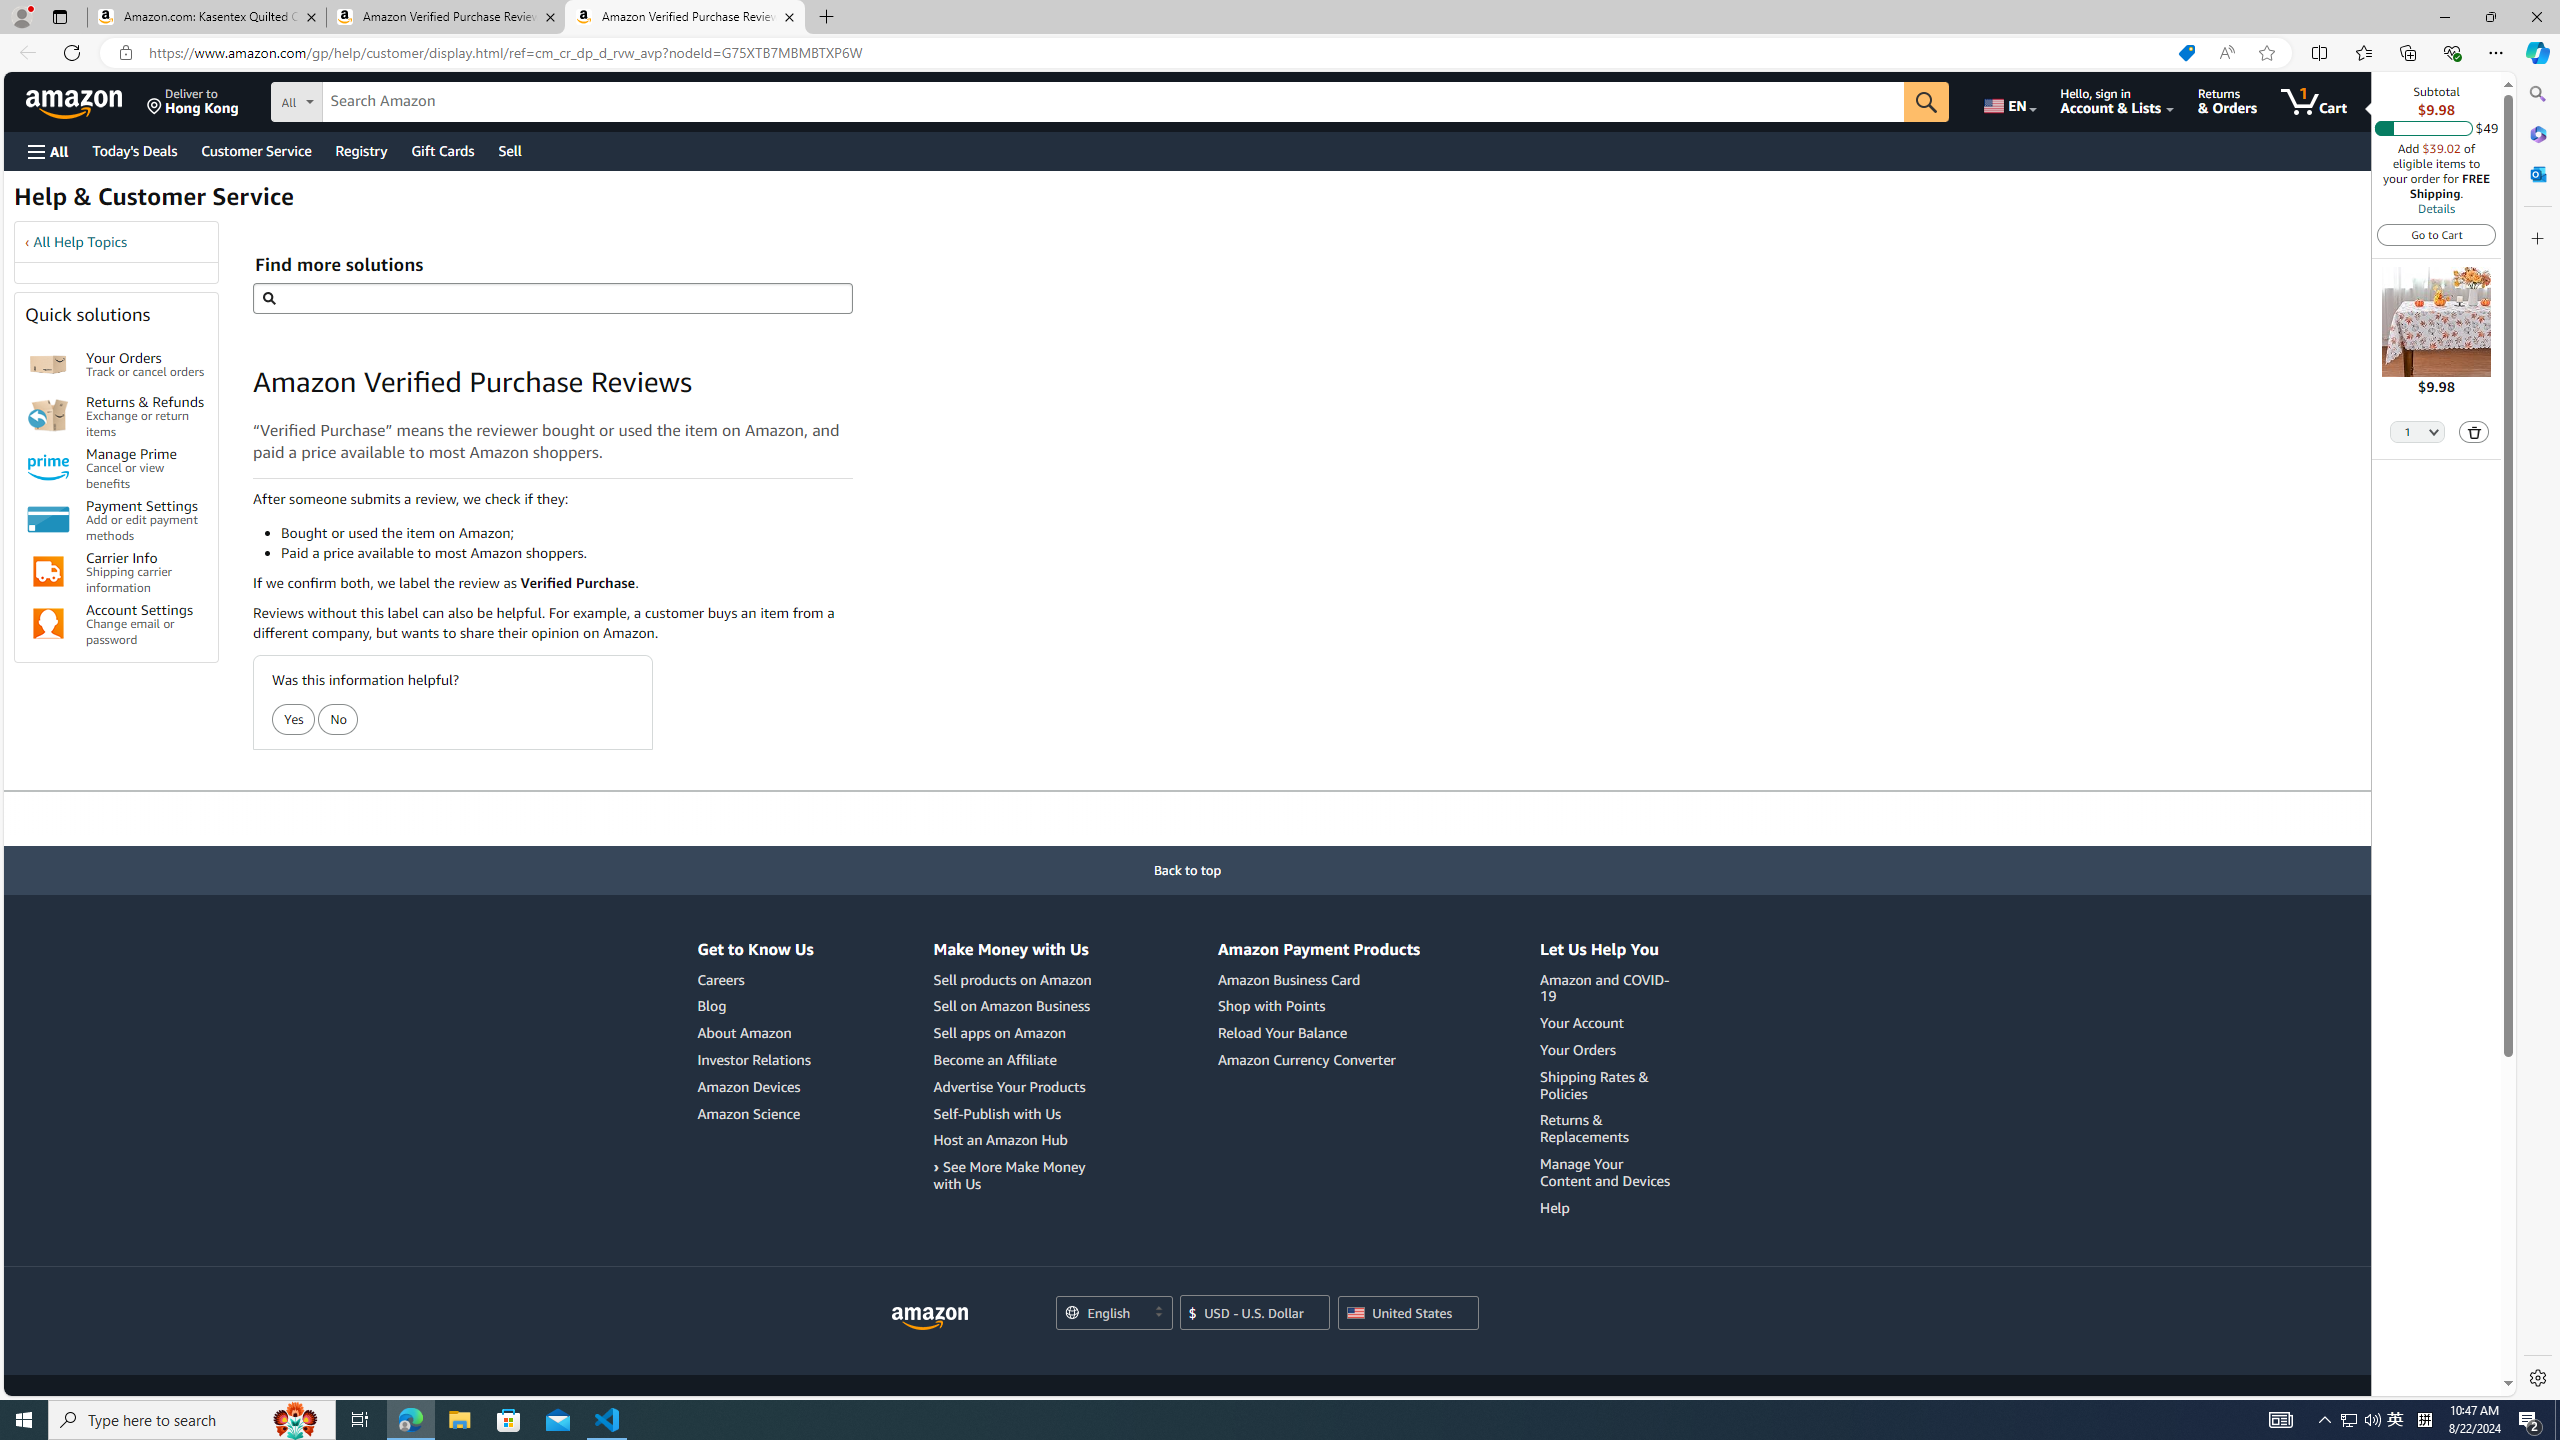  What do you see at coordinates (1927, 102) in the screenshot?
I see `'Go'` at bounding box center [1927, 102].